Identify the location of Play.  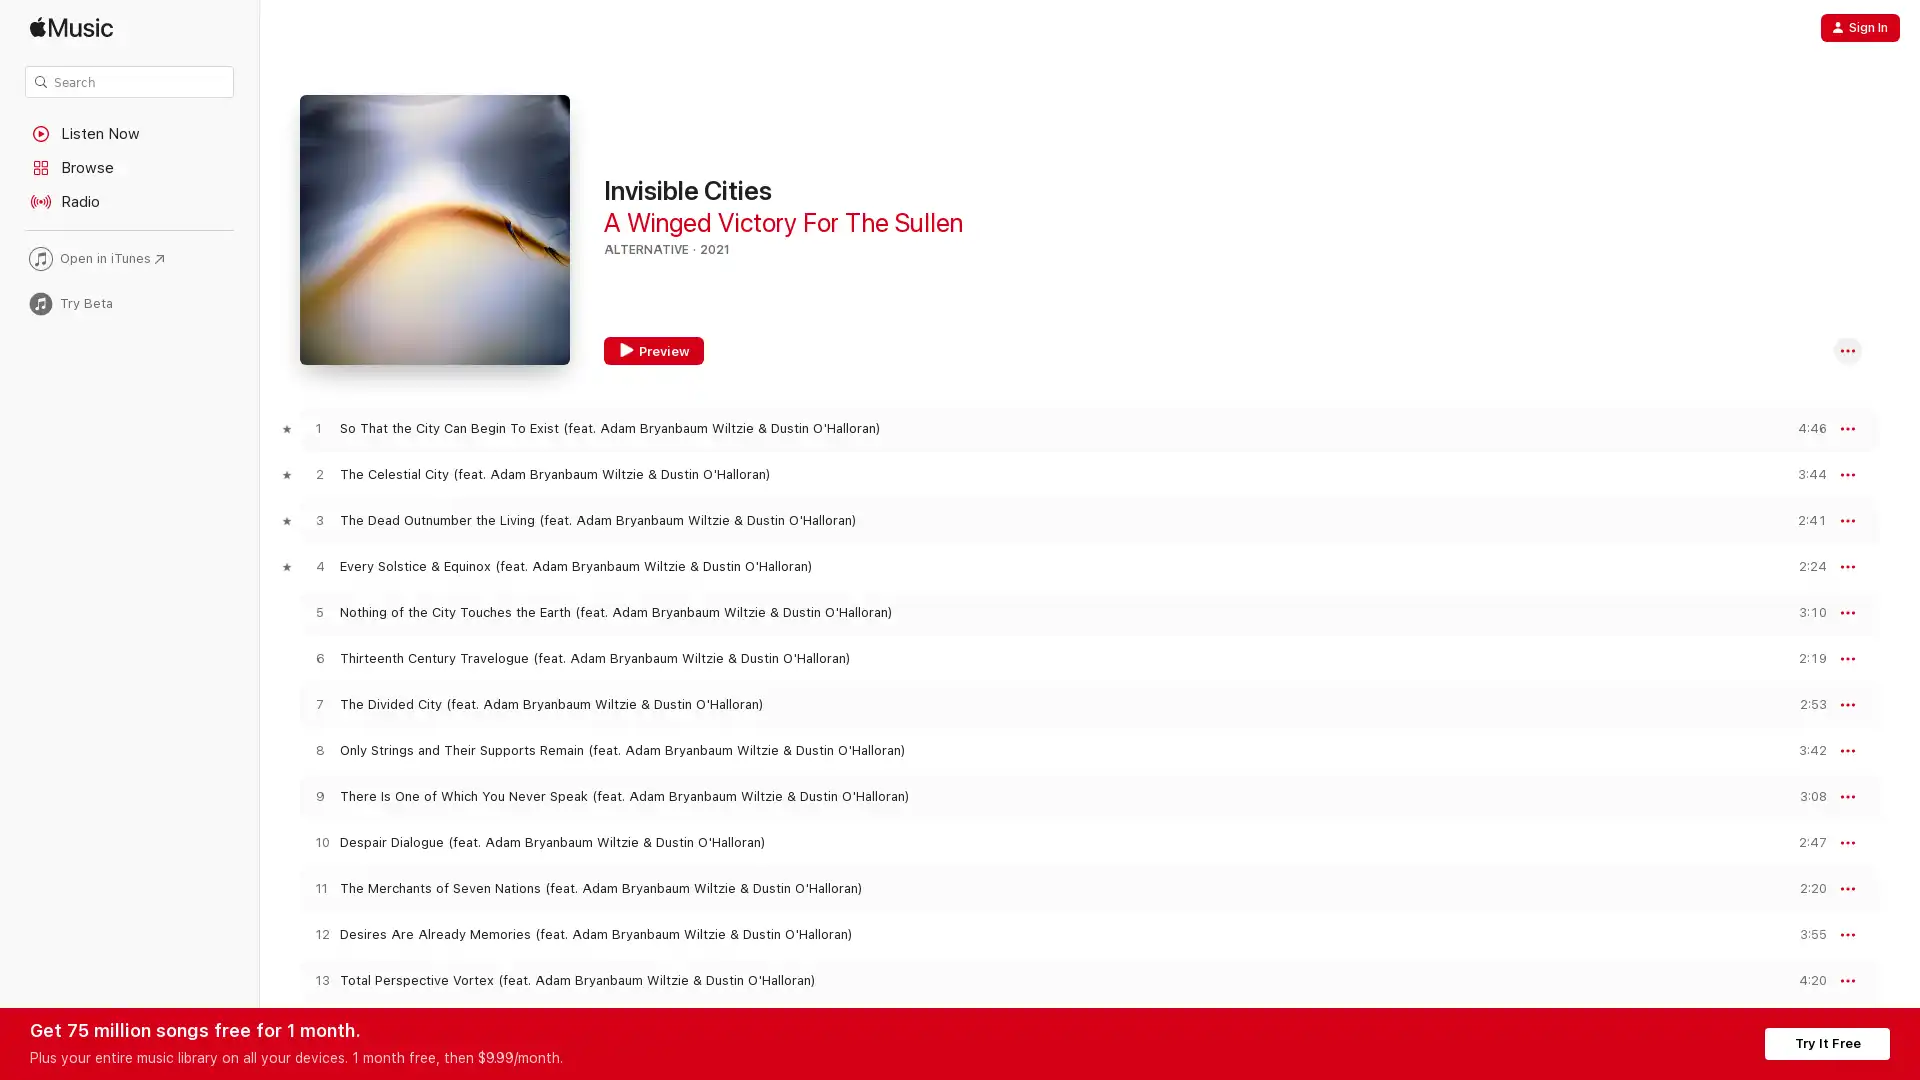
(318, 703).